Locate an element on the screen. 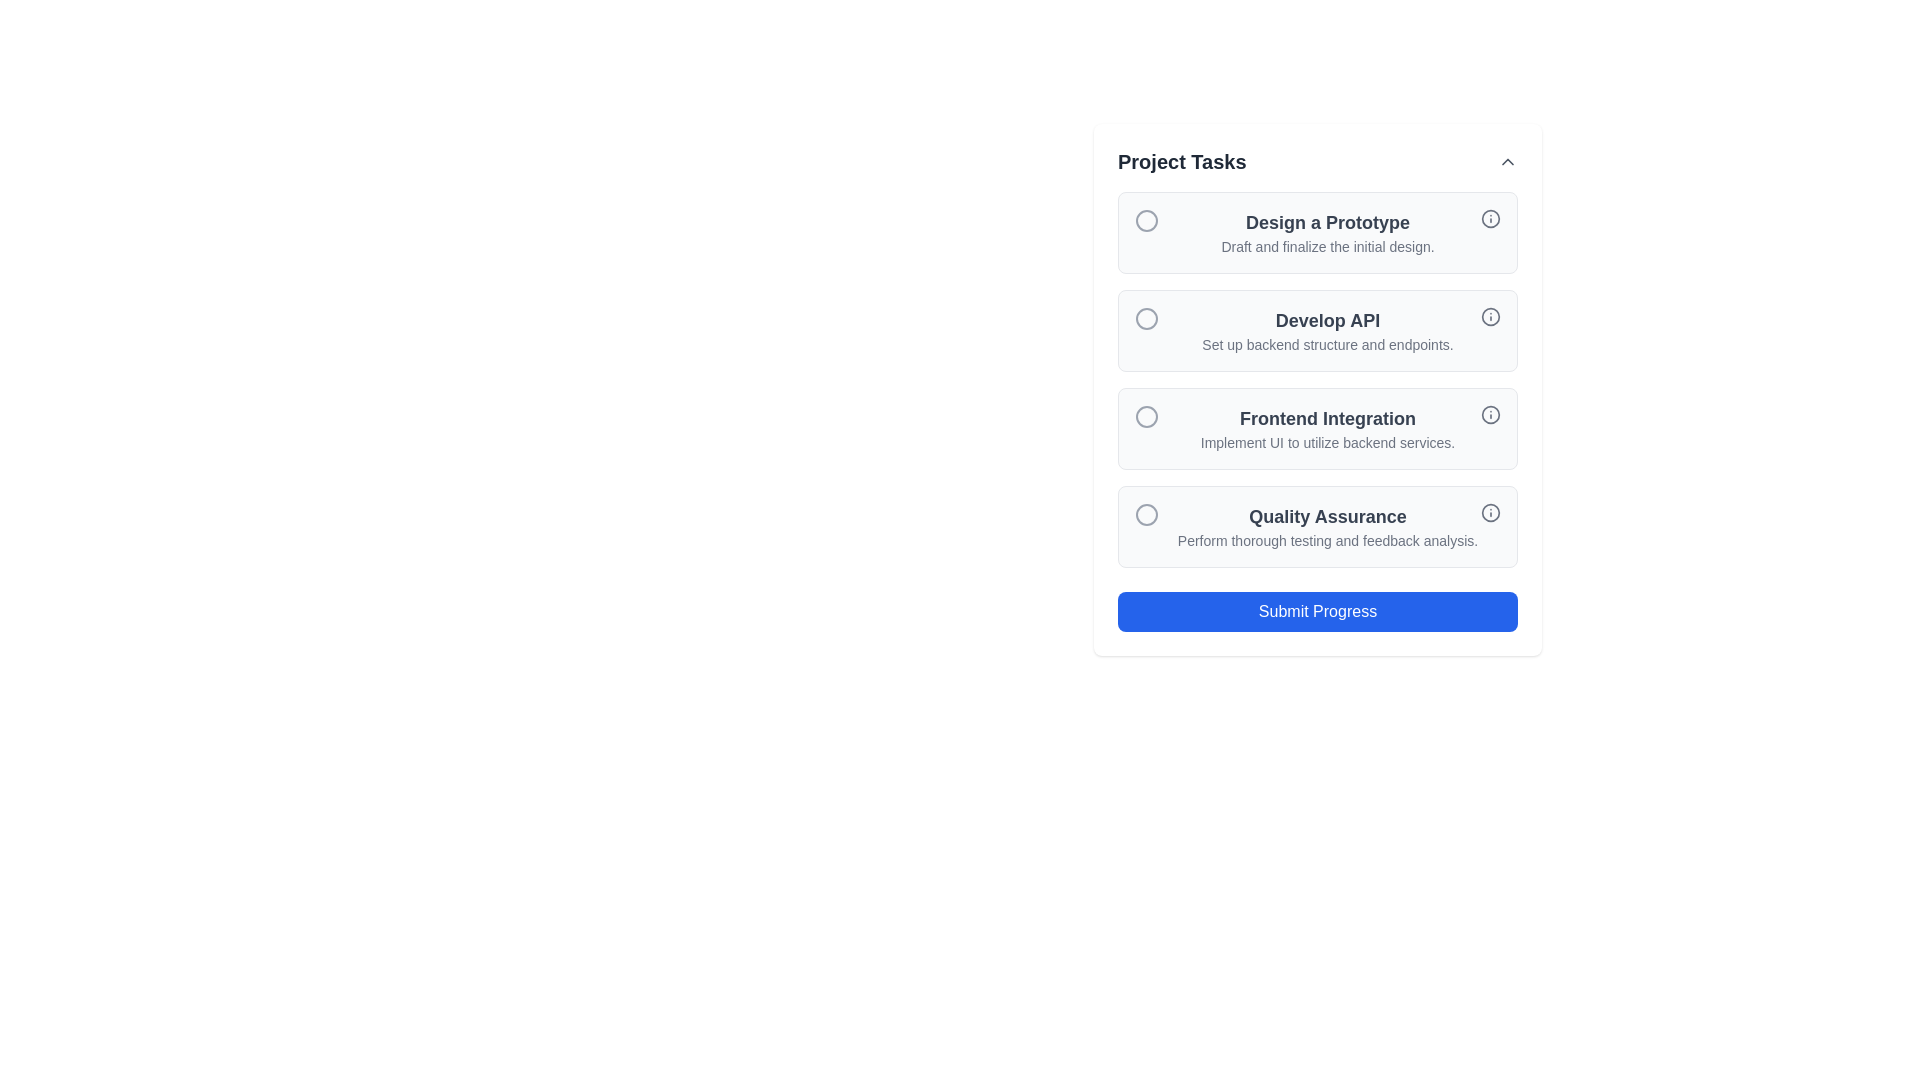  the circular info icon, which is gray and has a central dot, located in the 'Develop API' section is located at coordinates (1491, 315).